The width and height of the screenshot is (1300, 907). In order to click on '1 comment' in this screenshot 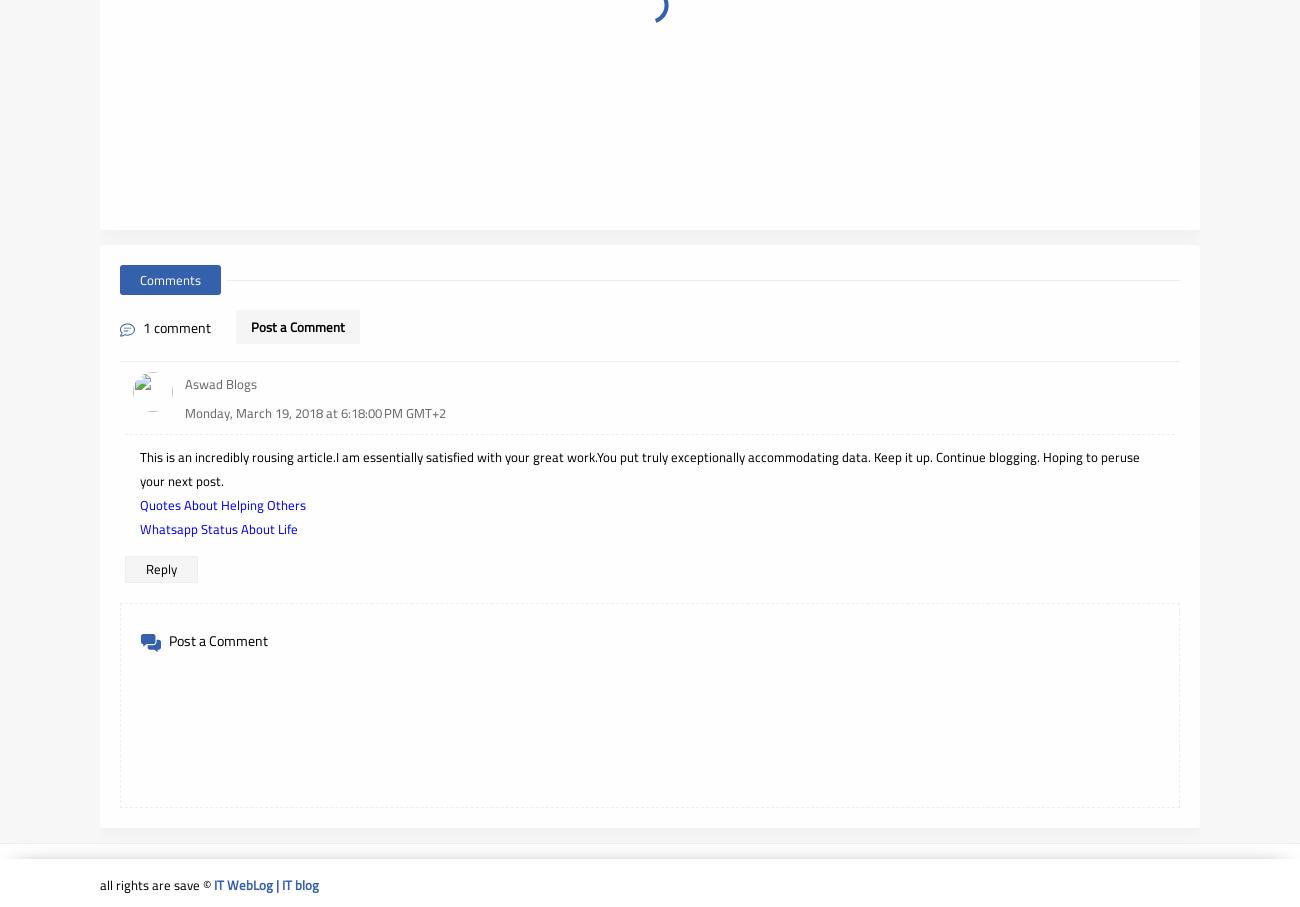, I will do `click(175, 327)`.